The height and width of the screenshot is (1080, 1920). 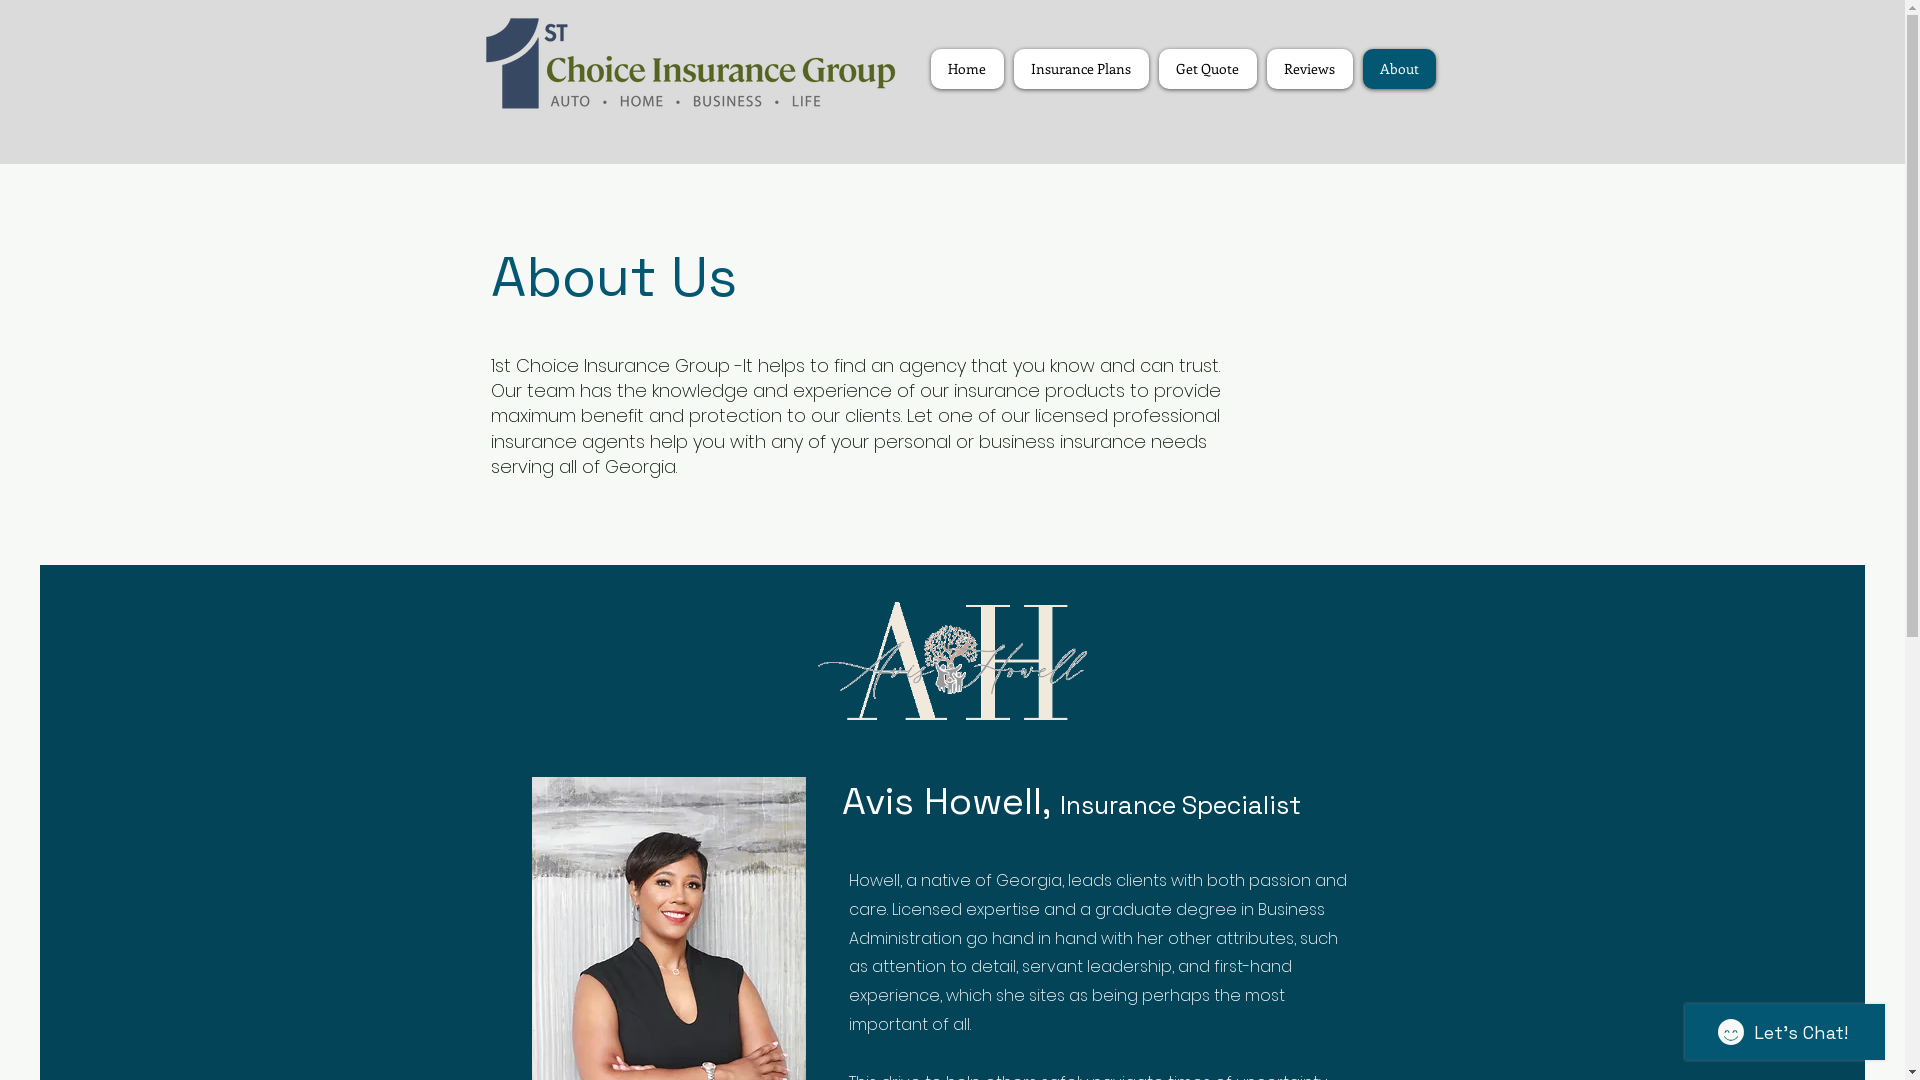 I want to click on 'Get Quote', so click(x=1205, y=68).